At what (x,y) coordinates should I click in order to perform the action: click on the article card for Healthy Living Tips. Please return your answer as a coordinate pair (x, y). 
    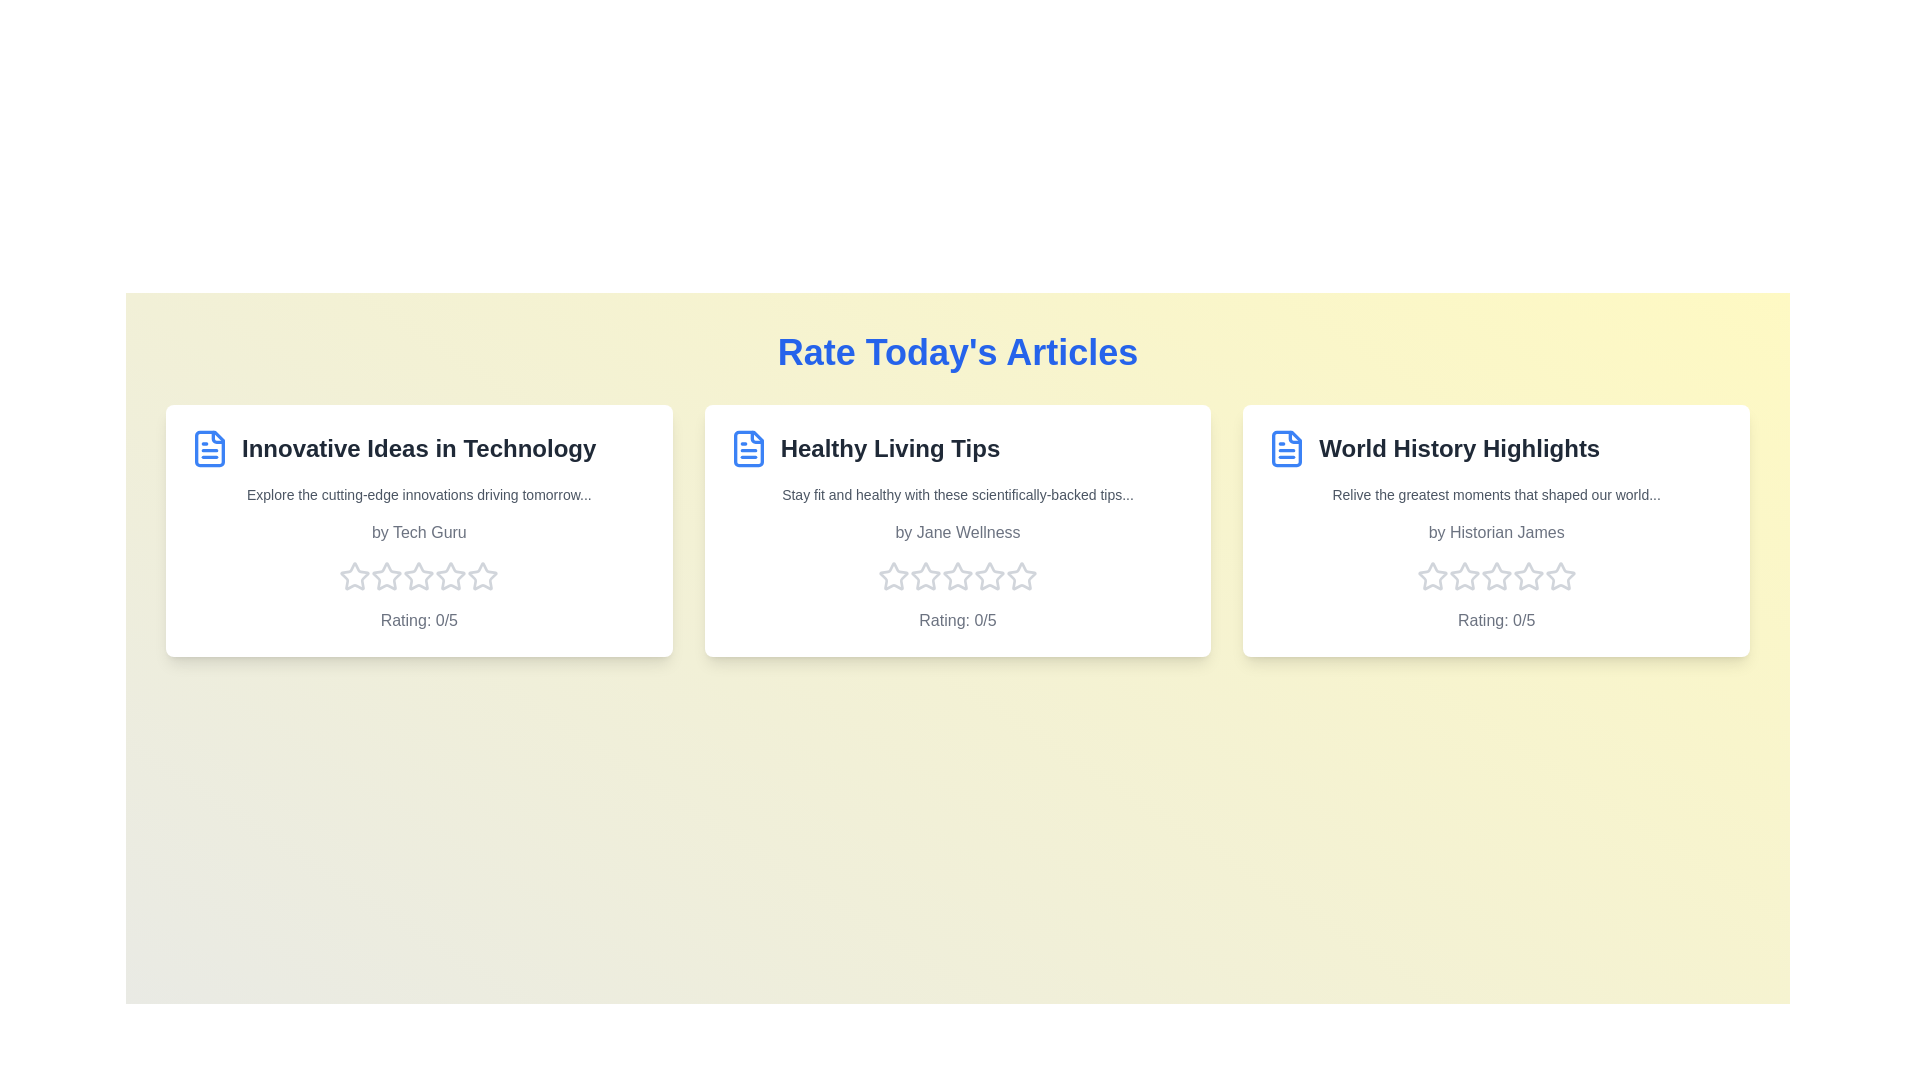
    Looking at the image, I should click on (957, 530).